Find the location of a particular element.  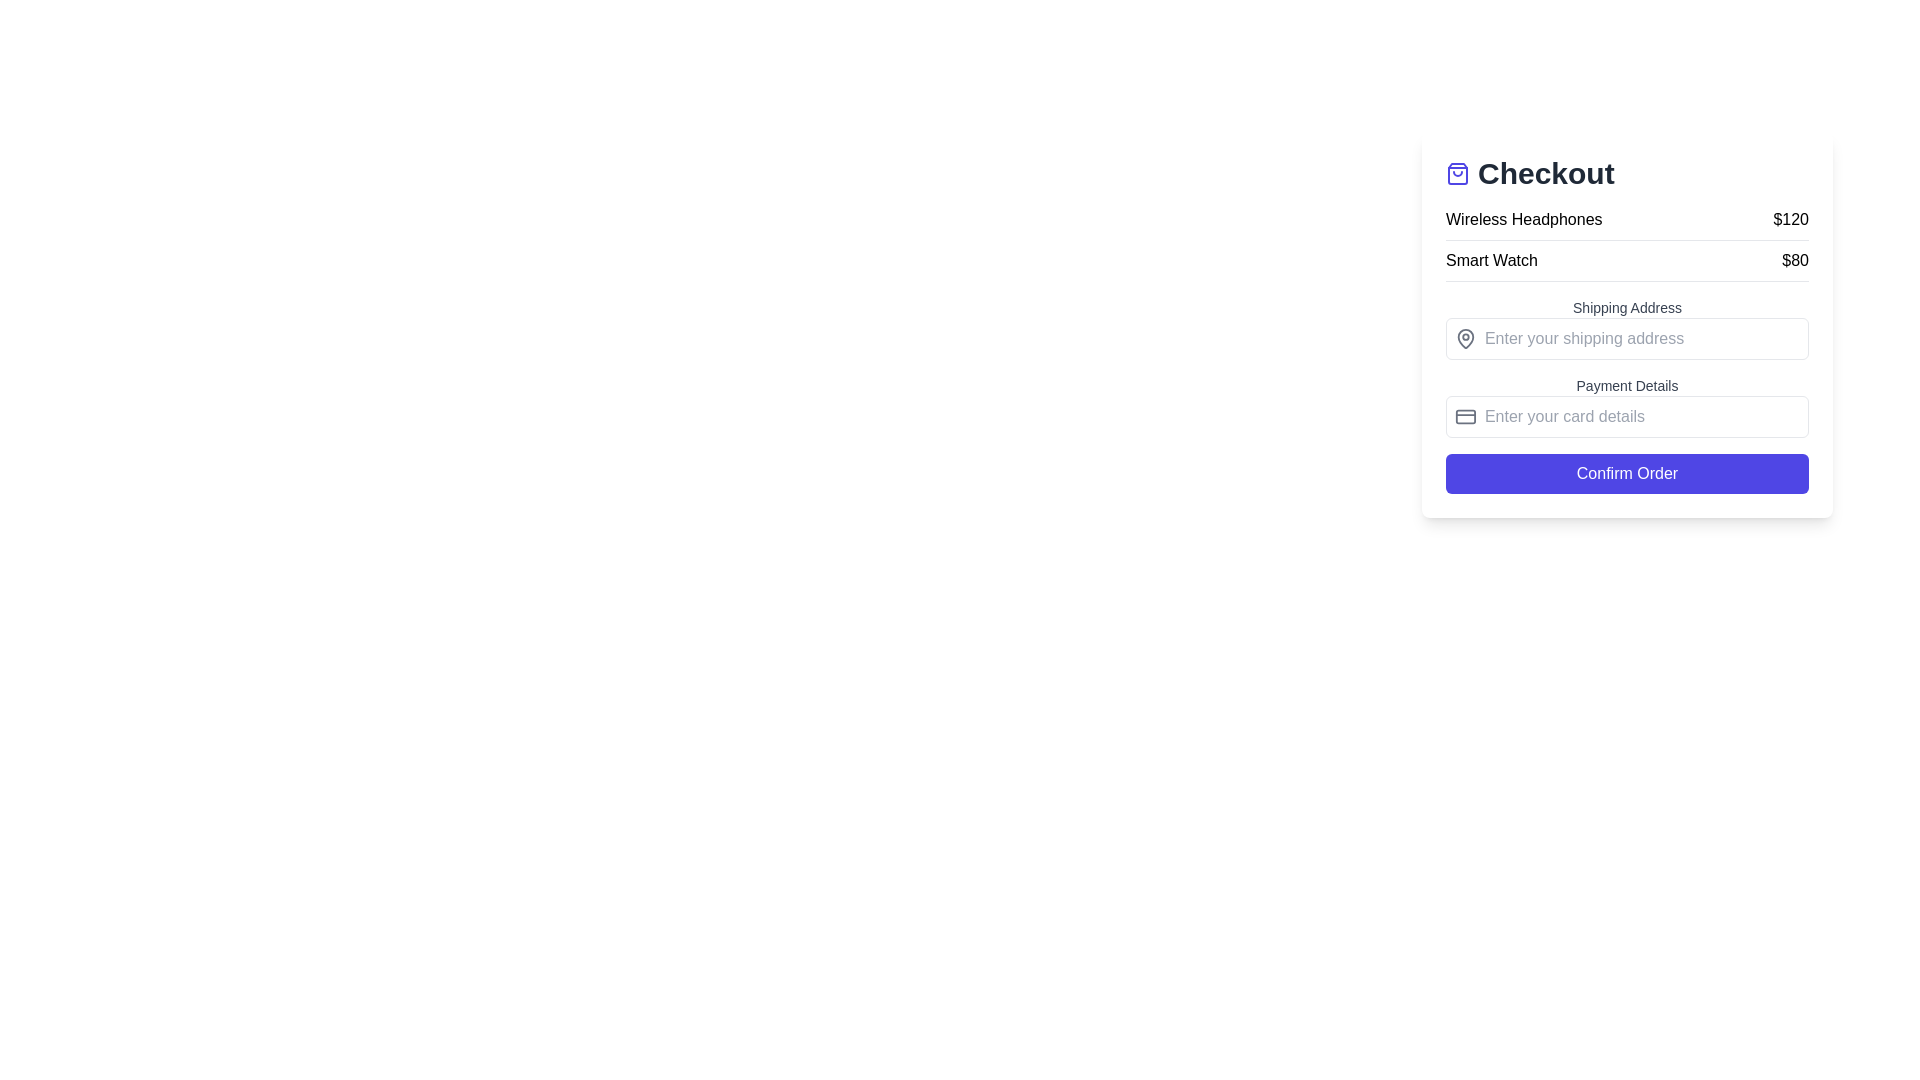

the Map Pin icon located within the Shipping Address input field on the checkout form, which visually indicates the expected input type for the address is located at coordinates (1465, 338).